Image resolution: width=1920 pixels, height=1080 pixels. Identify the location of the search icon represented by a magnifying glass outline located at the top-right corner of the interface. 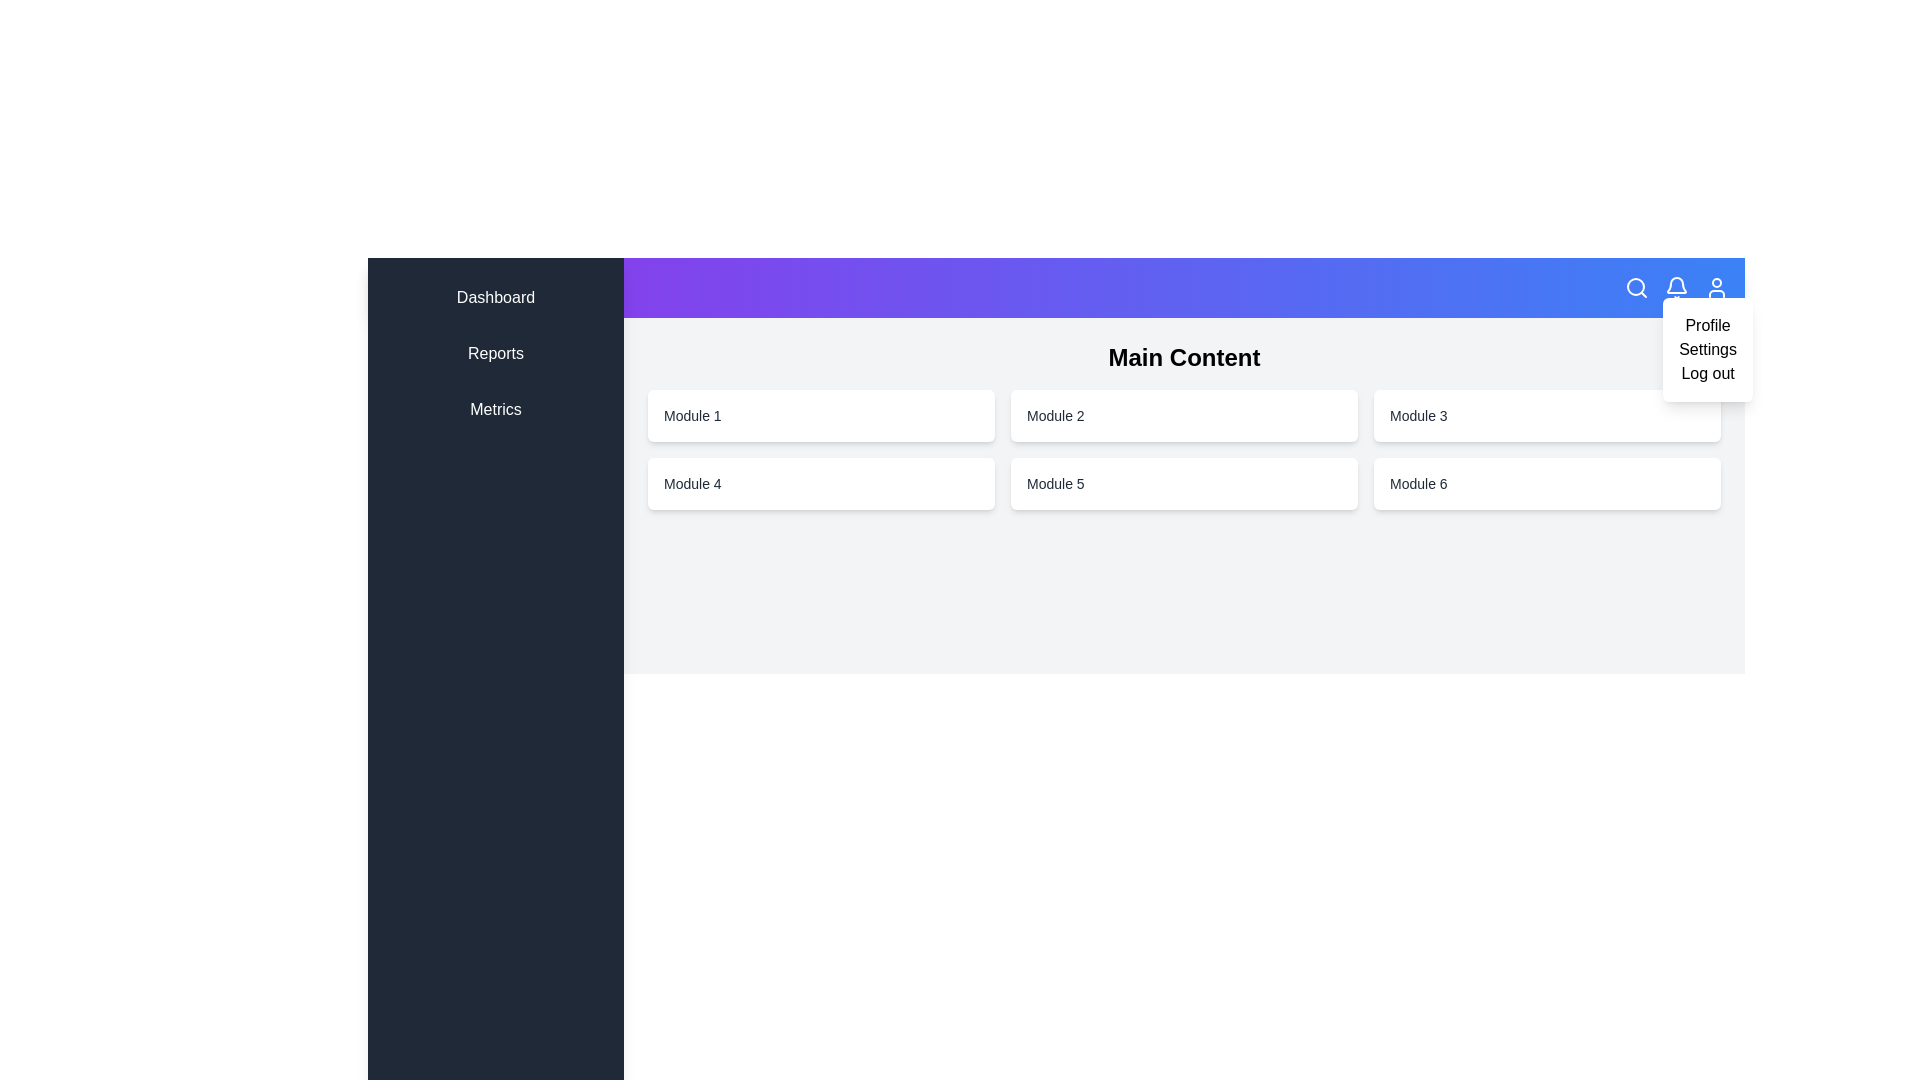
(1636, 288).